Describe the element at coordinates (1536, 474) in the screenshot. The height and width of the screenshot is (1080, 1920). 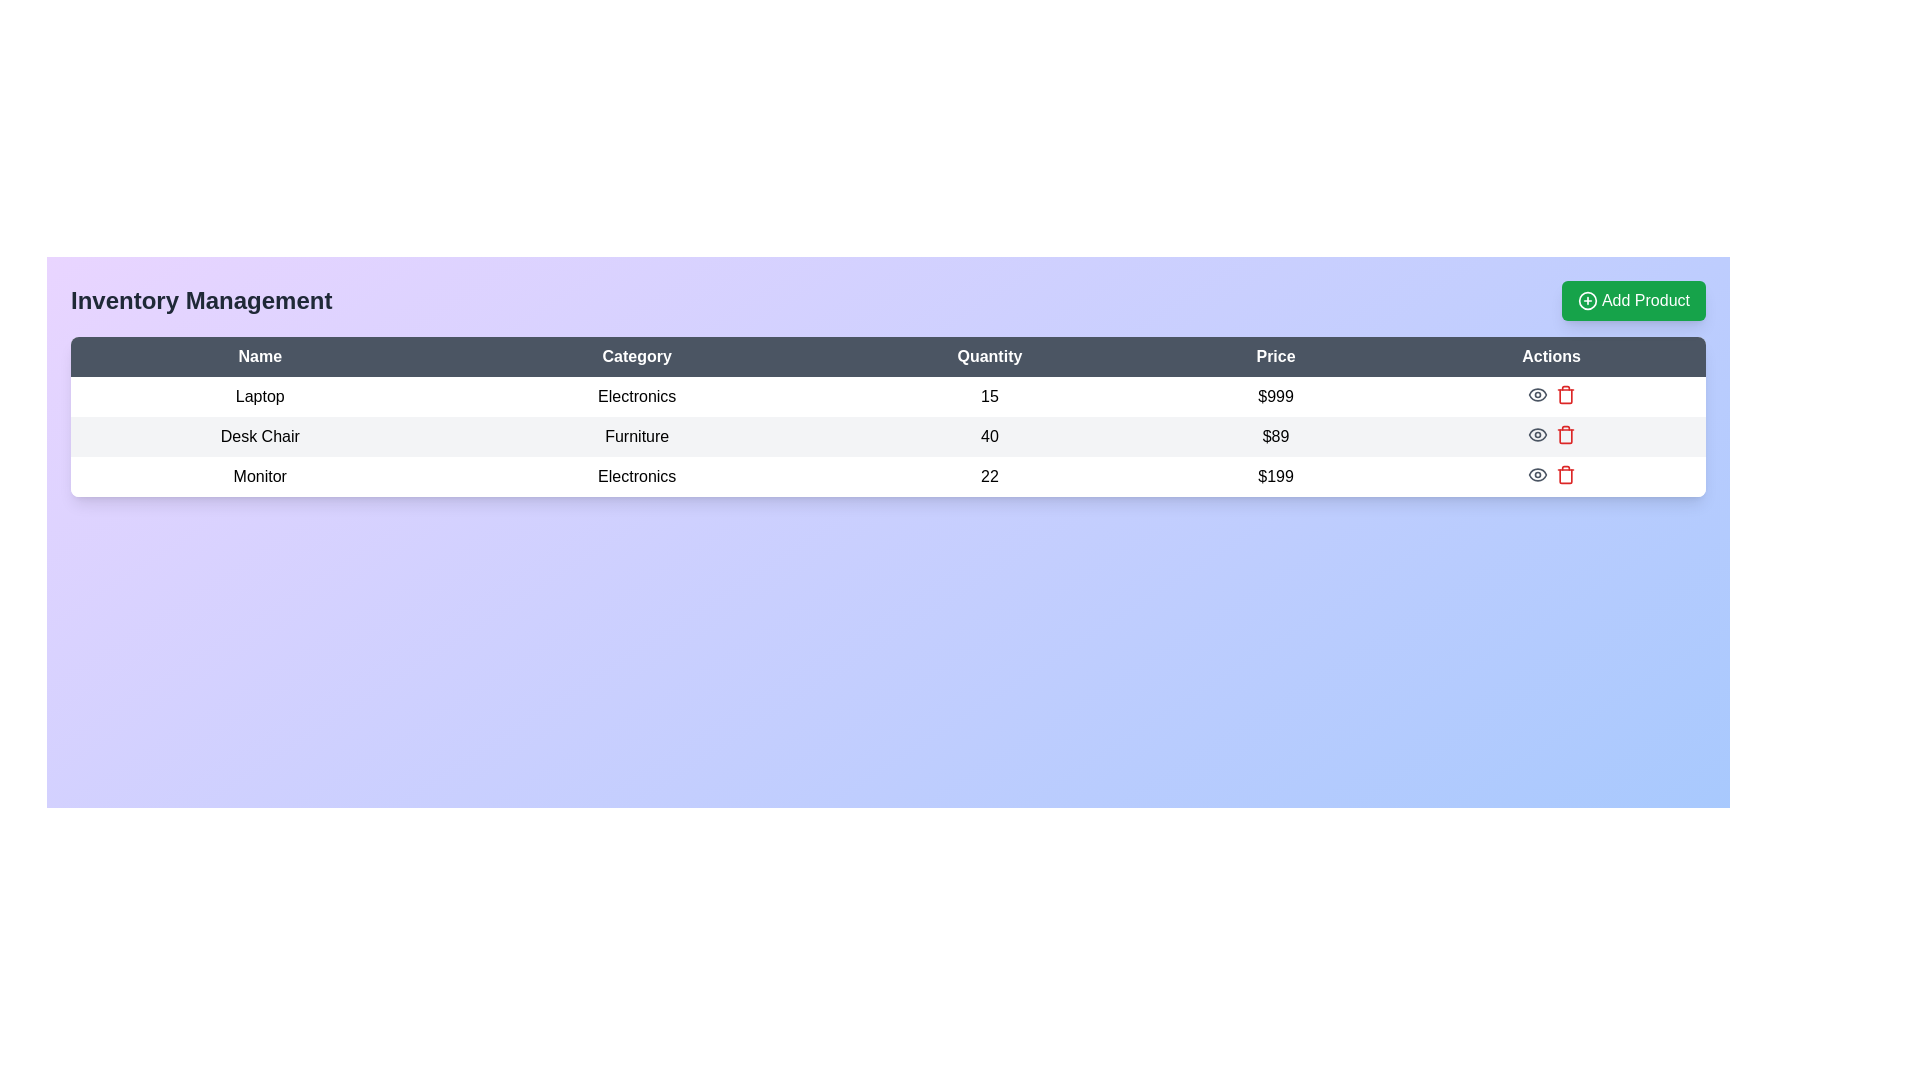
I see `the eye icon button located in the 'Actions' column of the third row ('Monitor') of the inventory management table` at that location.